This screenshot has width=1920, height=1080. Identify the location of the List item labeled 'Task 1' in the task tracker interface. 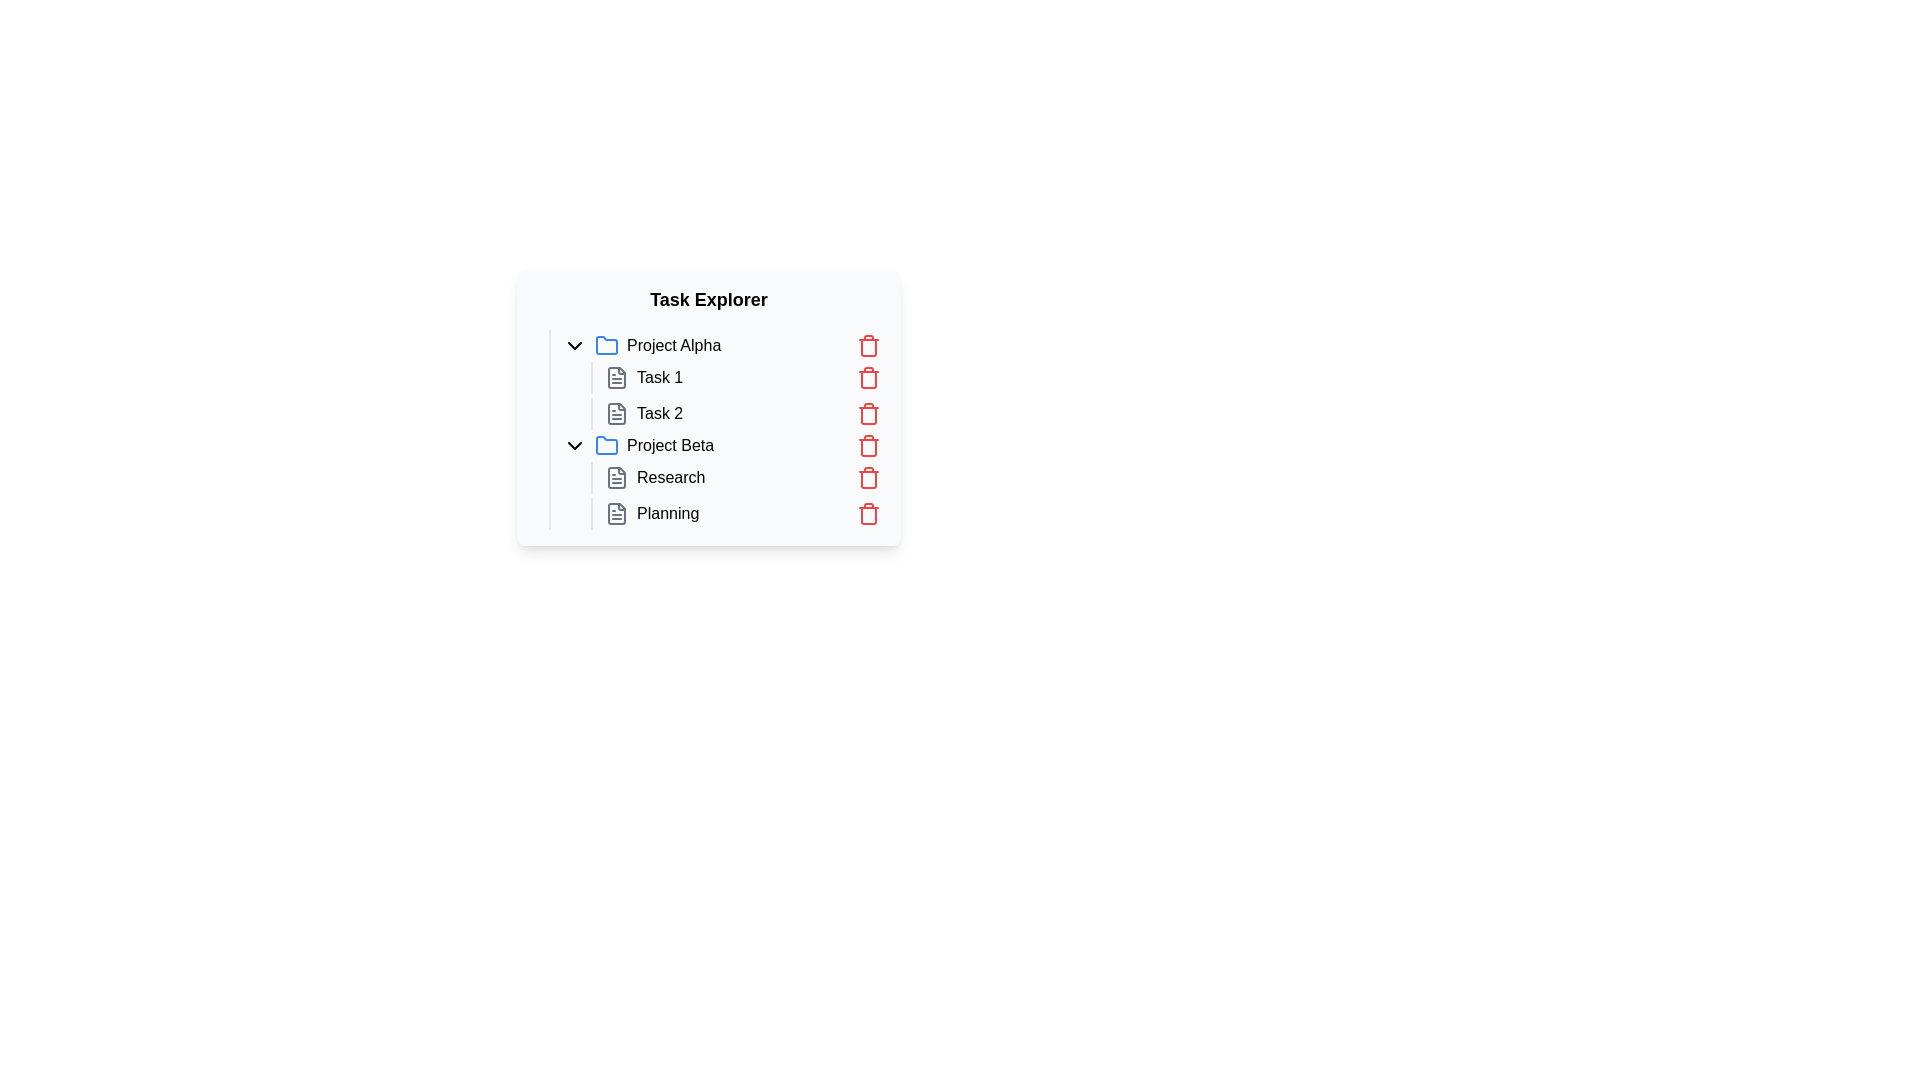
(737, 378).